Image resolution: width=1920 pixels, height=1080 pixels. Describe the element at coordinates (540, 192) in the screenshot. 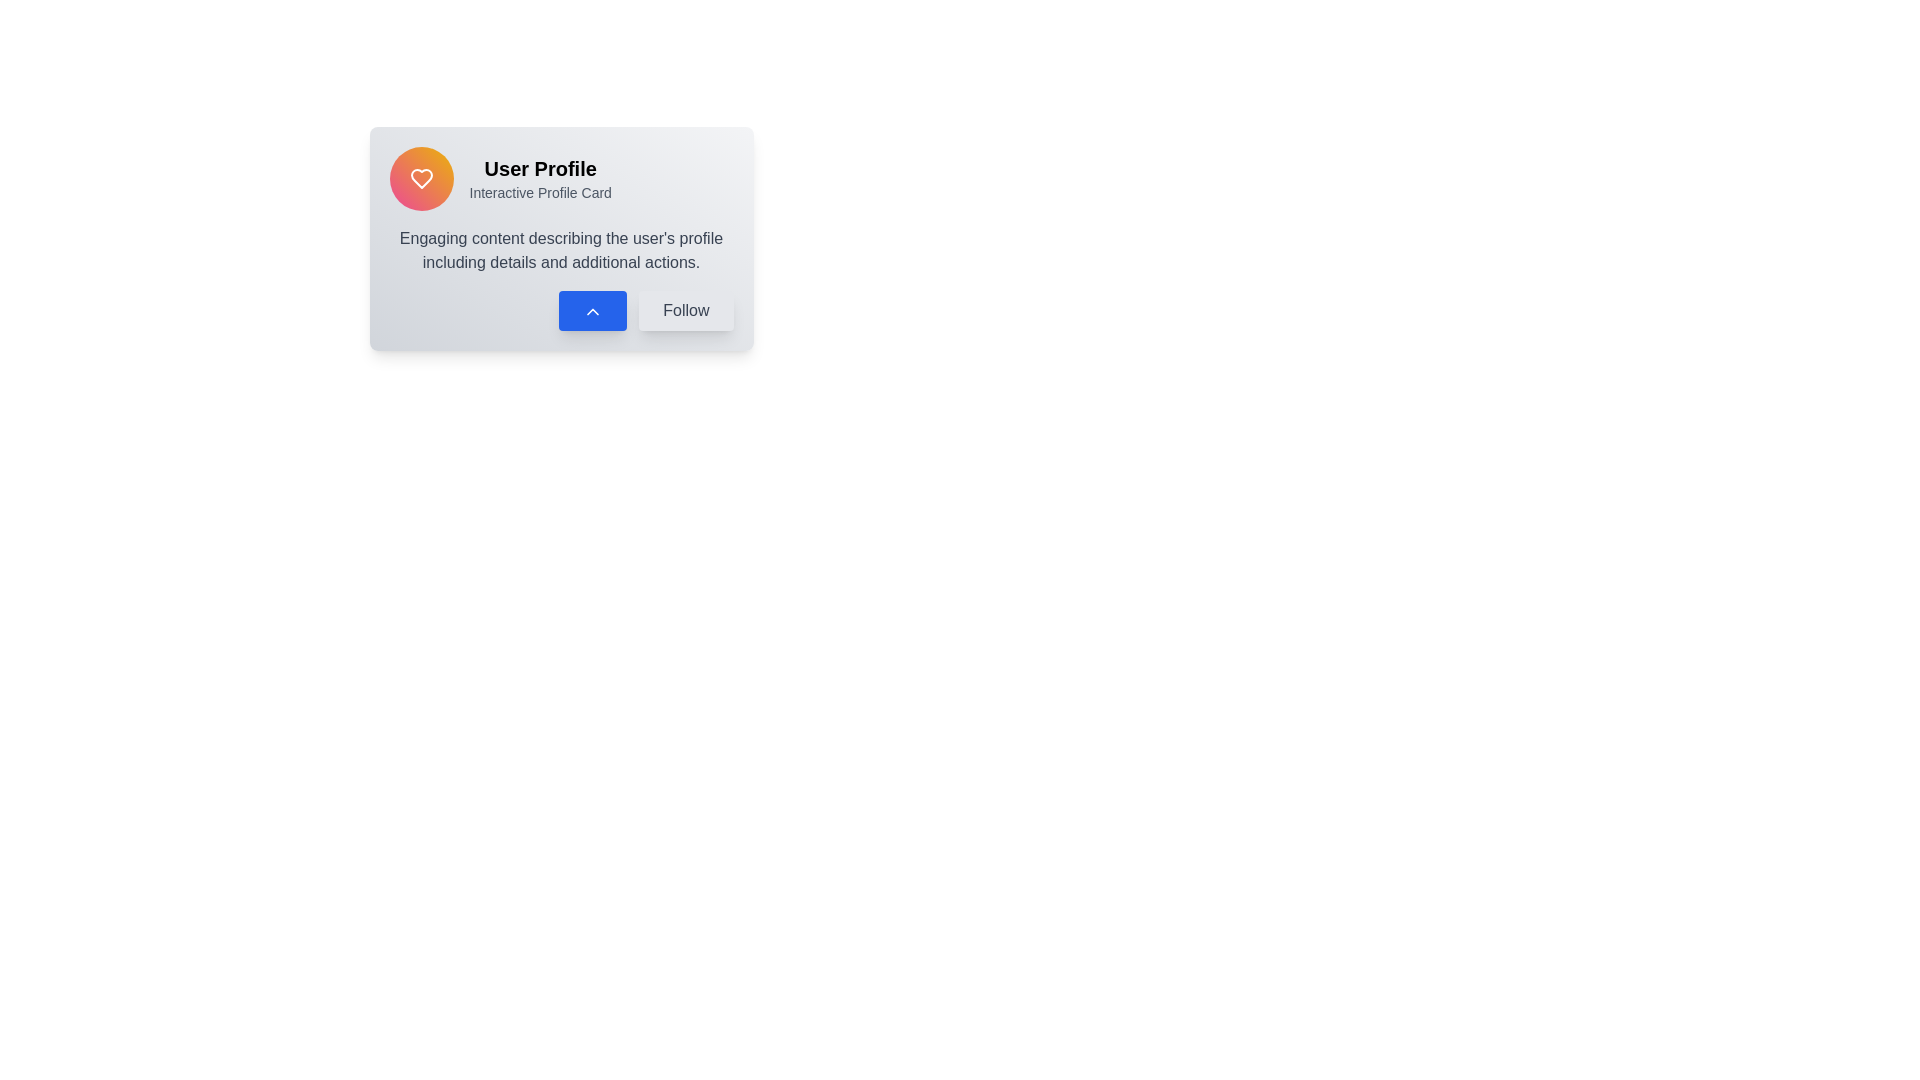

I see `the Static Text Label displaying 'Interactive Profile Card', which is positioned below the 'User Profile' title in a card-like UI component` at that location.